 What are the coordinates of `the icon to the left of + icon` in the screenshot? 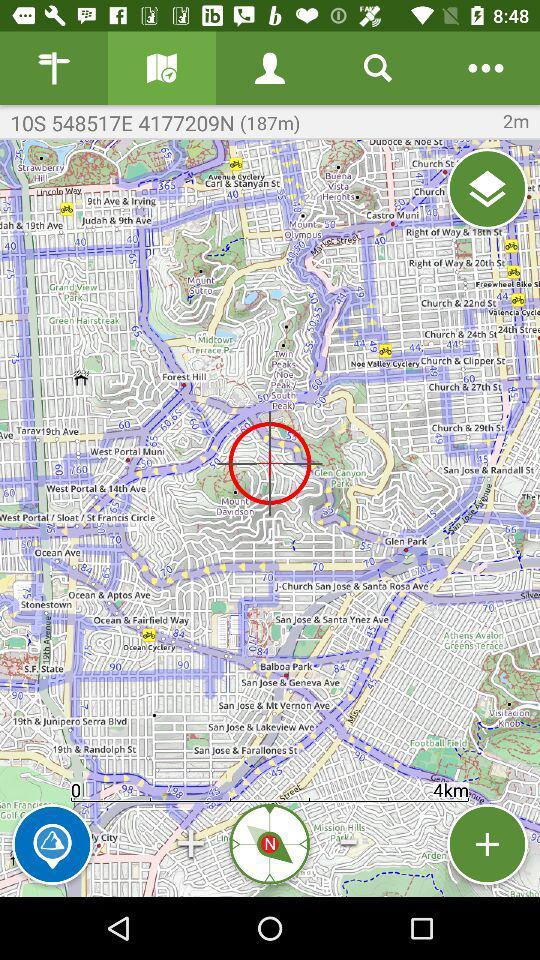 It's located at (52, 843).